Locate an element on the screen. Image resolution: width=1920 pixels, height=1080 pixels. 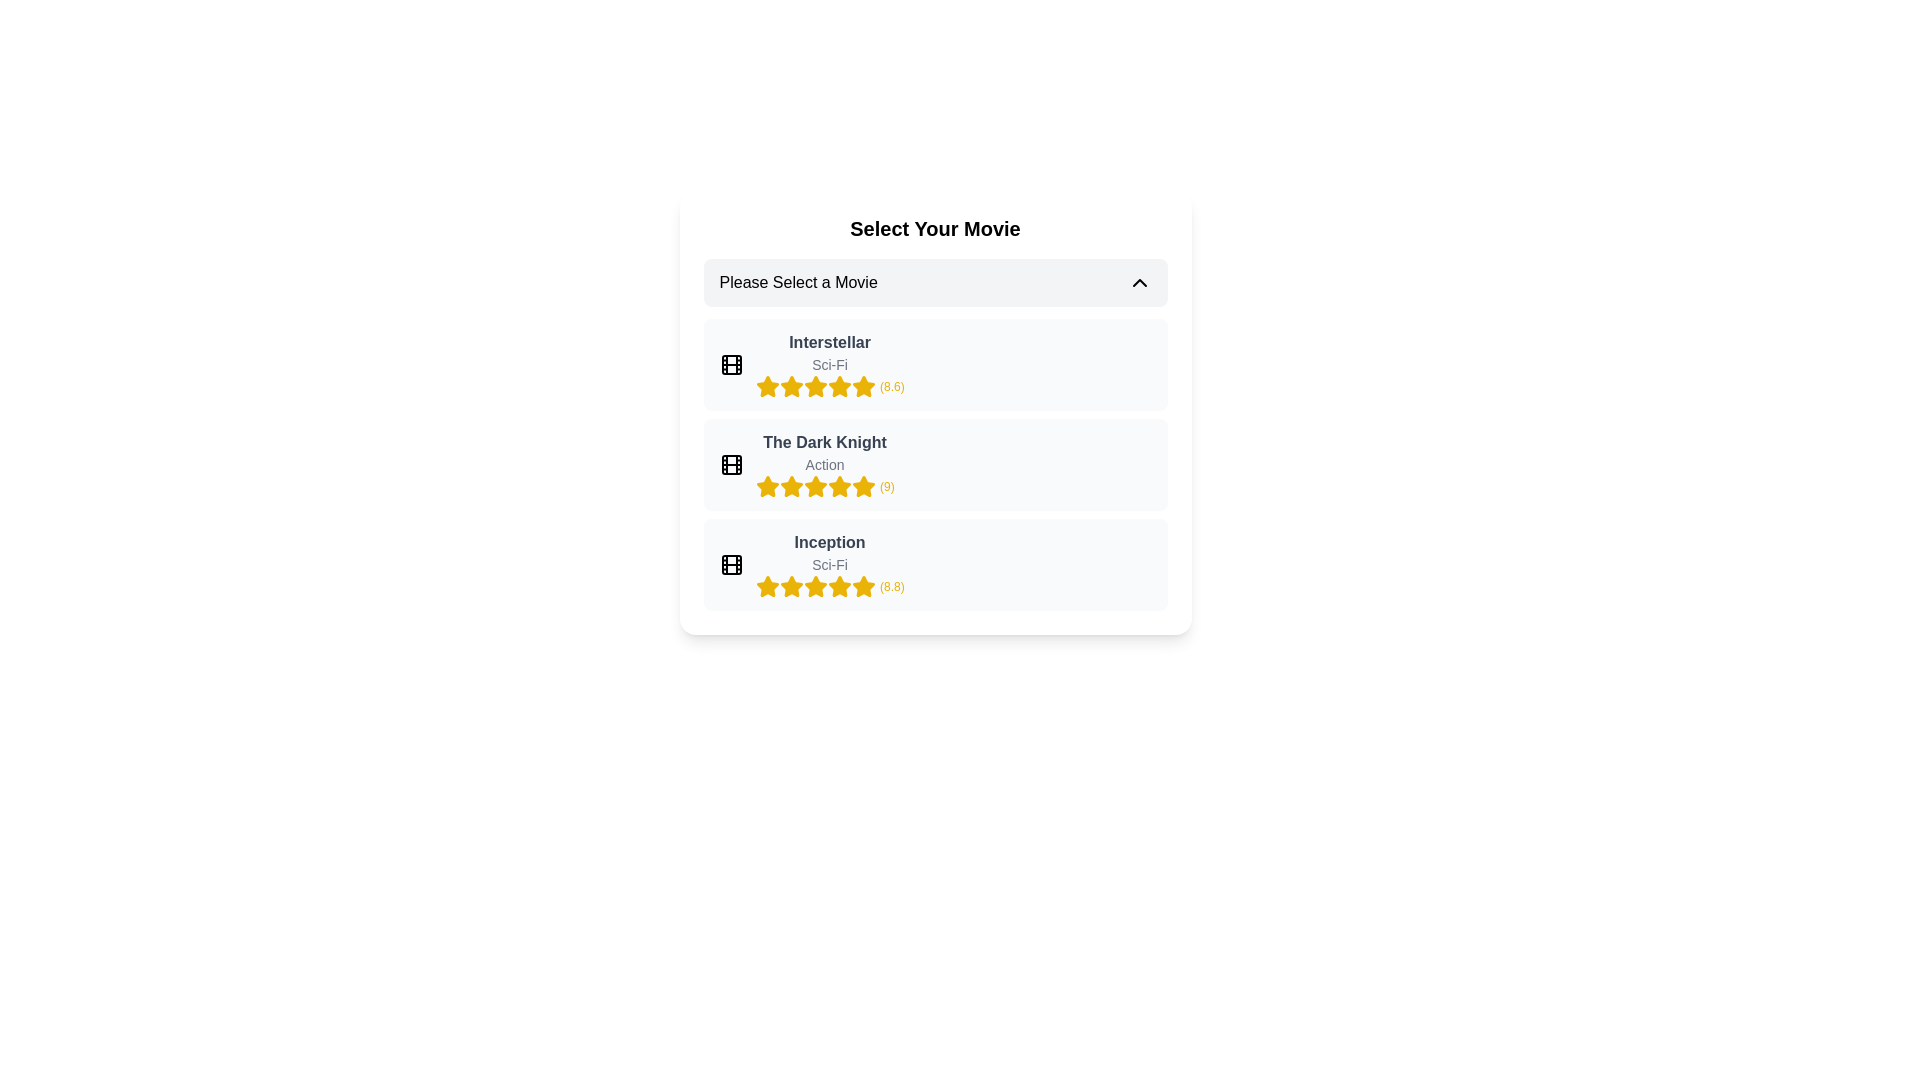
the title of the movie 'The Dark Knight' which is located on the second card in a list of movie options, centrally positioned and aligned to the left within the card is located at coordinates (825, 442).